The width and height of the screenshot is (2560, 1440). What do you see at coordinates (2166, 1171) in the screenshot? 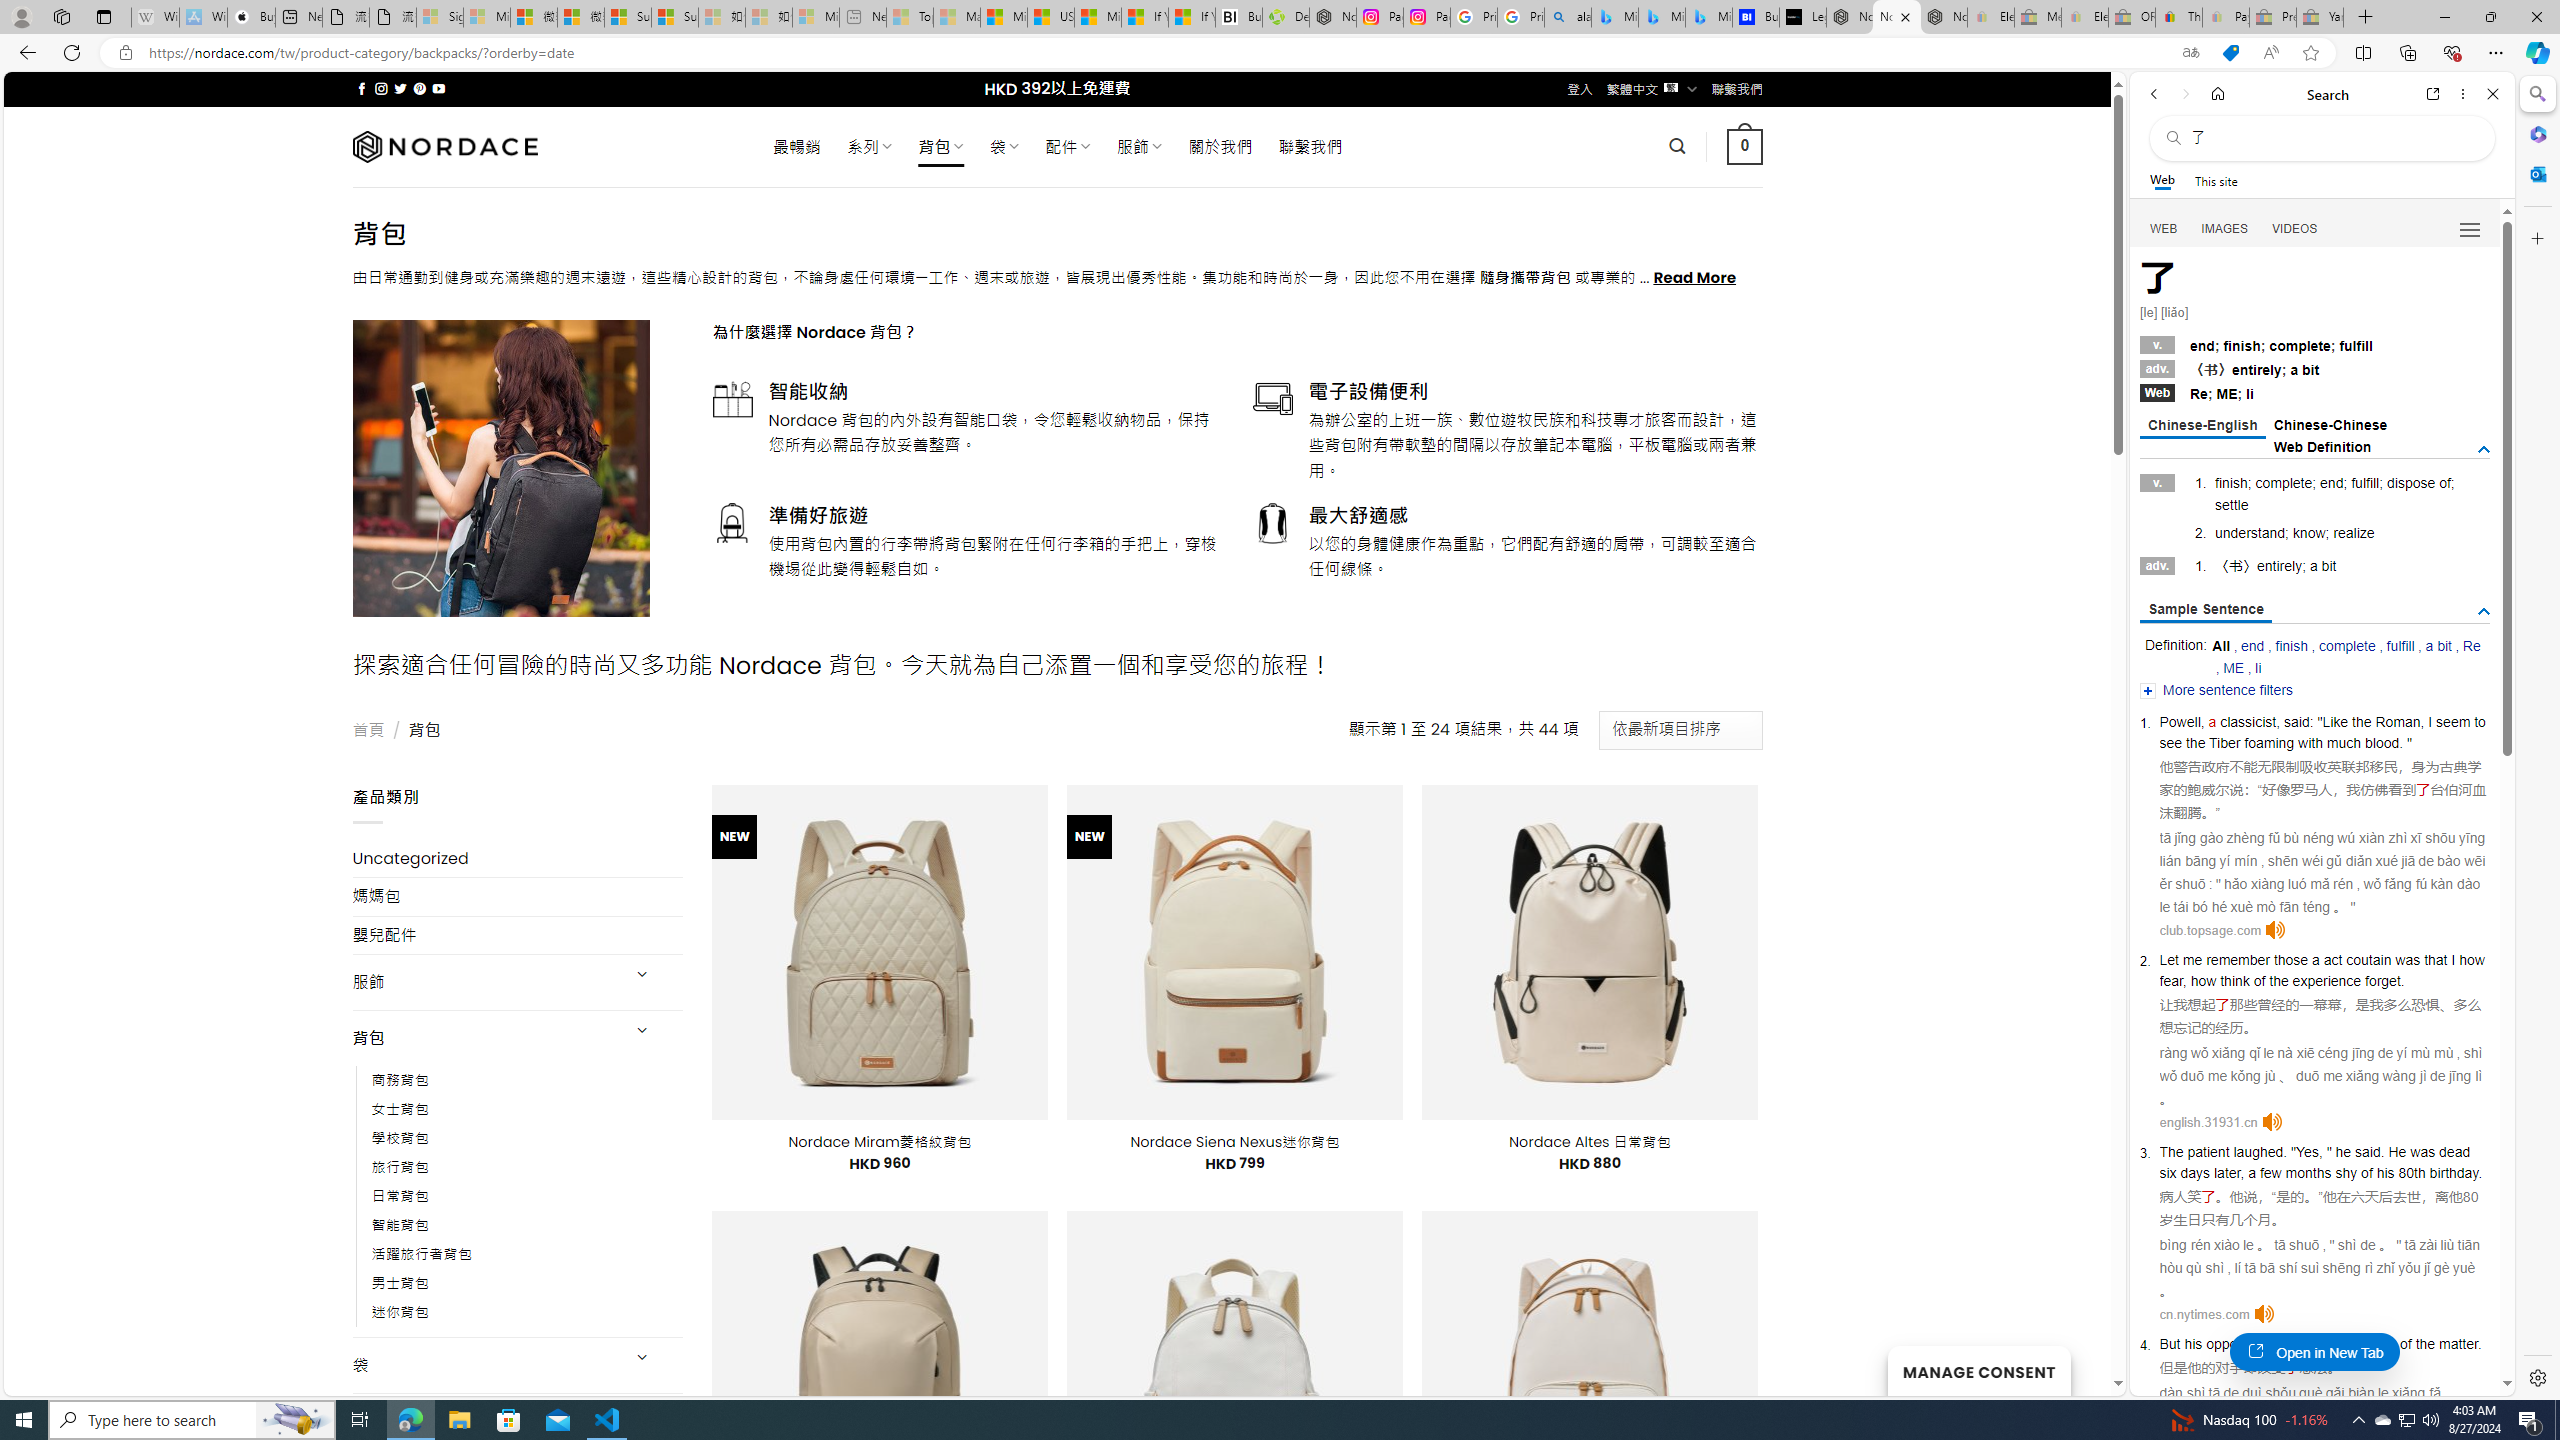
I see `'six'` at bounding box center [2166, 1171].